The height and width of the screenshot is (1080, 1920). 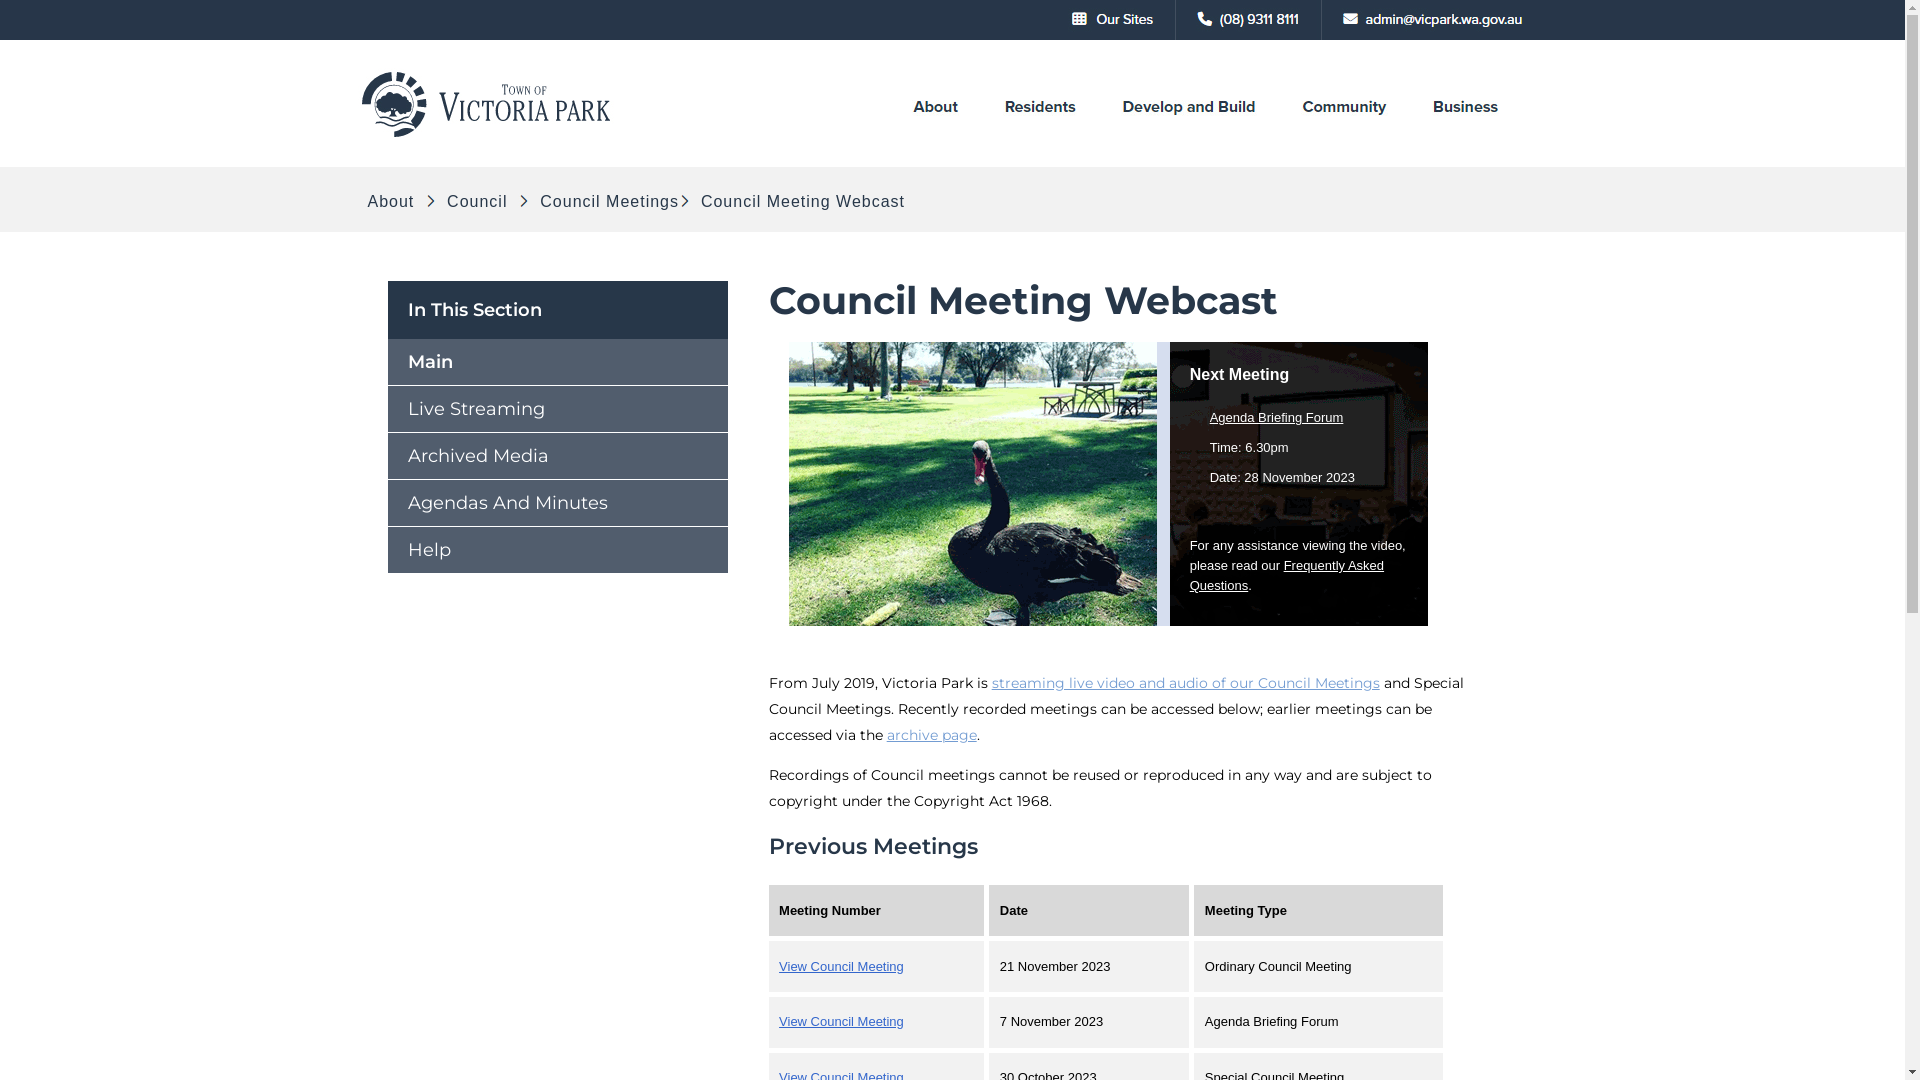 What do you see at coordinates (1275, 416) in the screenshot?
I see `'Agenda Briefing Forum'` at bounding box center [1275, 416].